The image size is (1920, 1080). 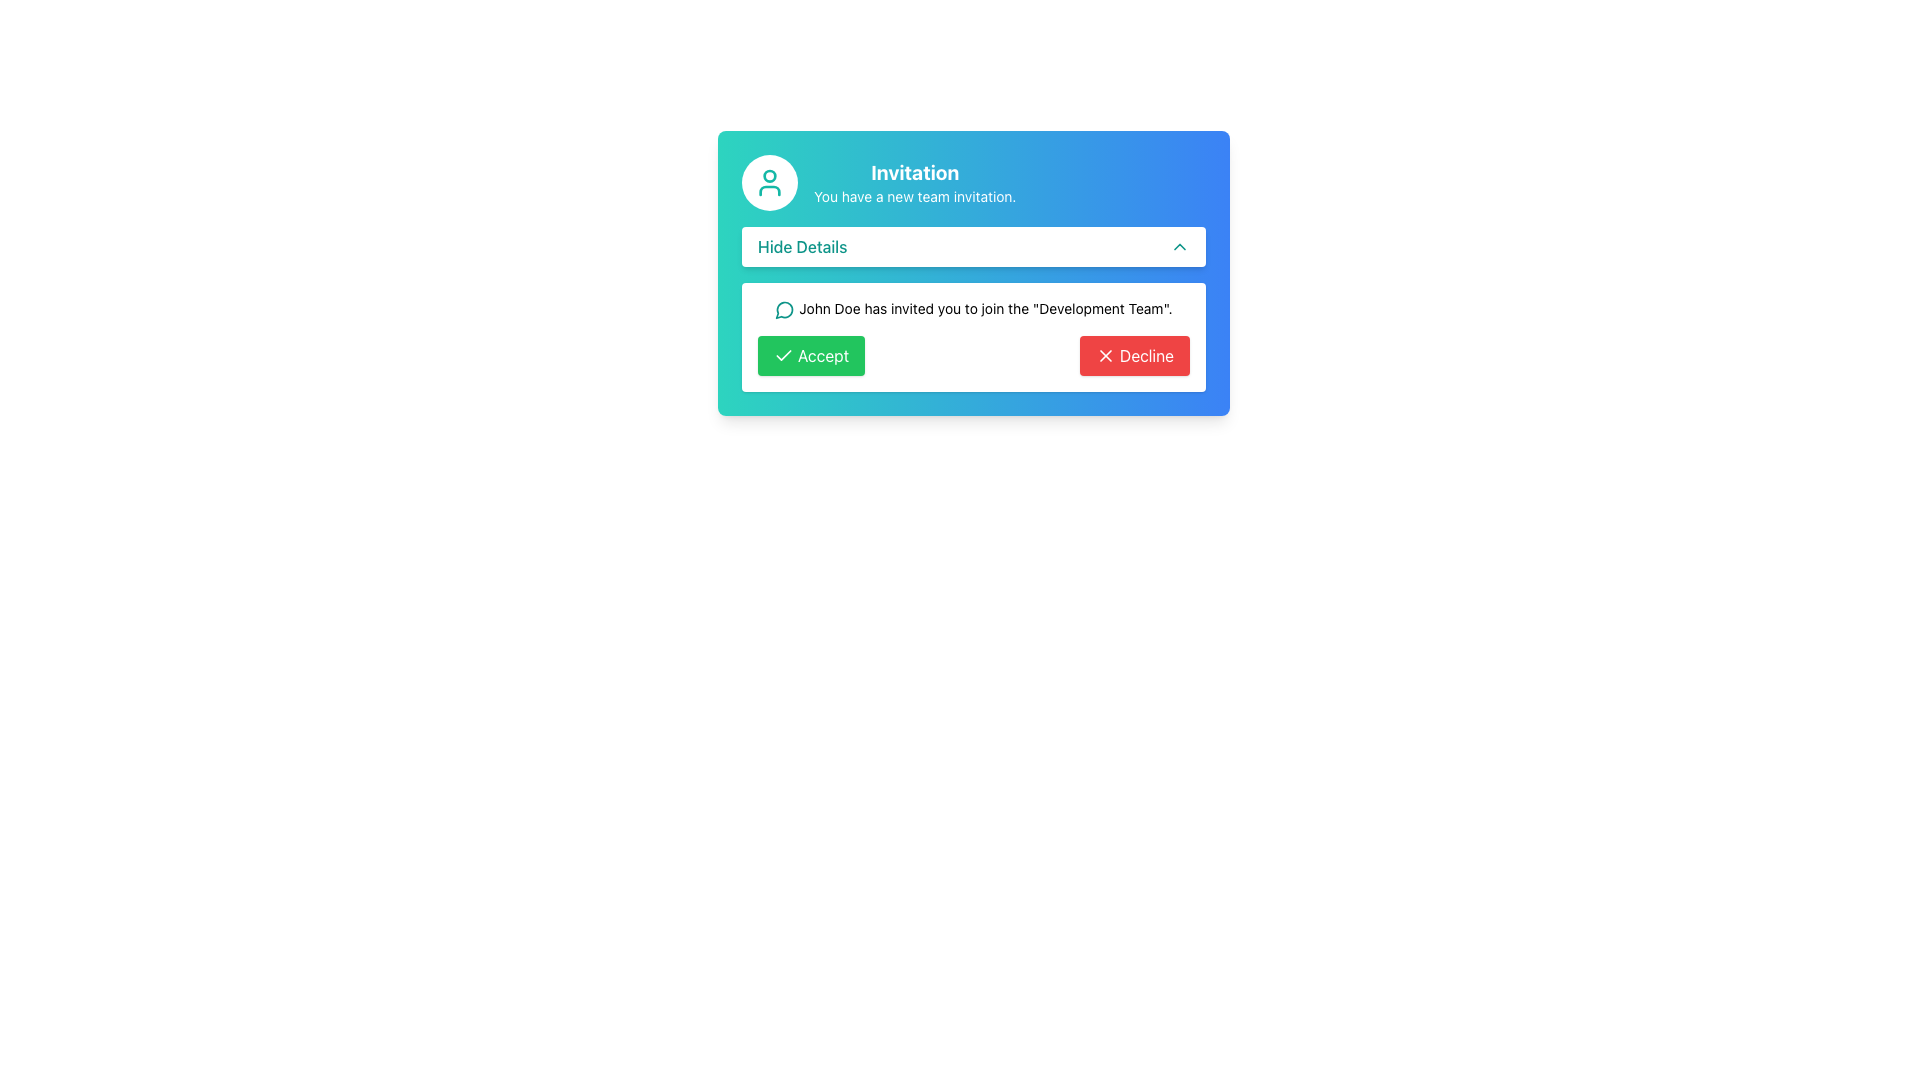 I want to click on the upward-pointing chevron icon located at the far right end of the 'Hide Details' bar, so click(x=1180, y=245).